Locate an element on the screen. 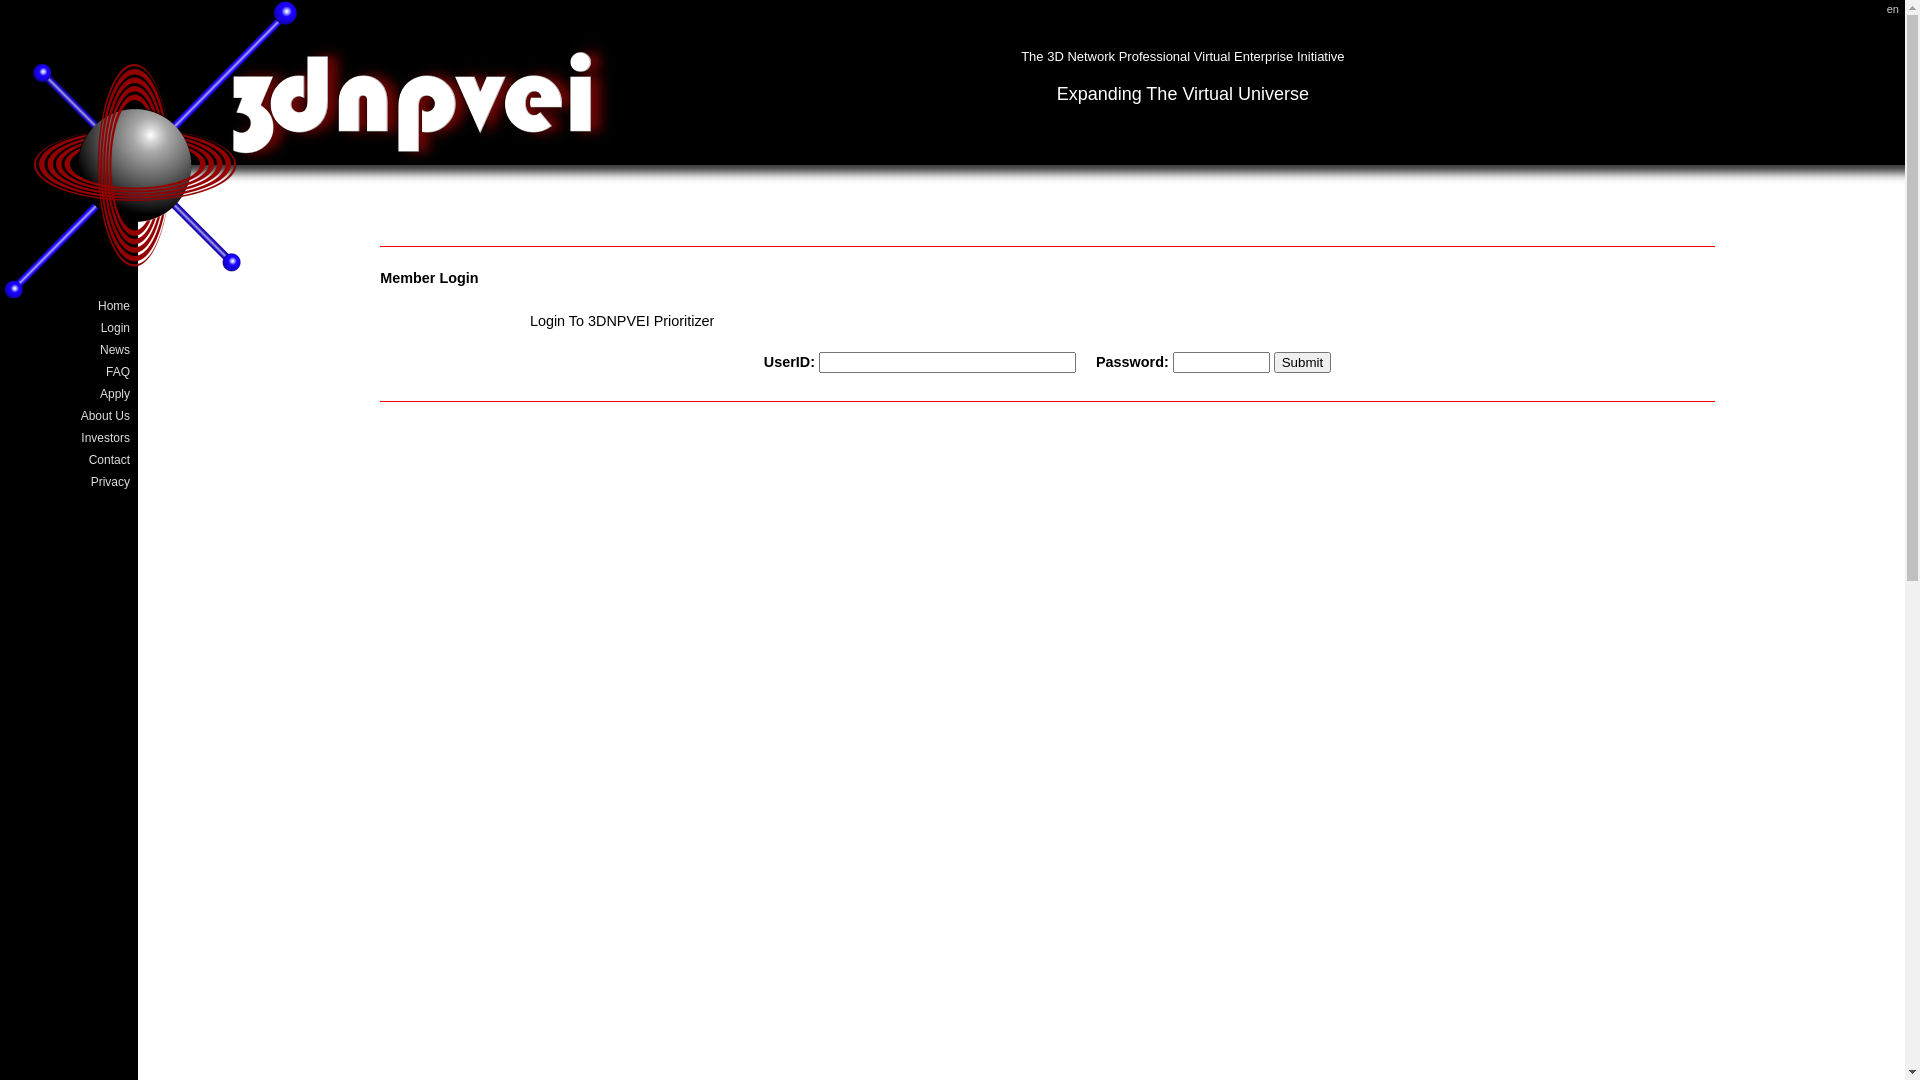  'Home' is located at coordinates (70, 305).